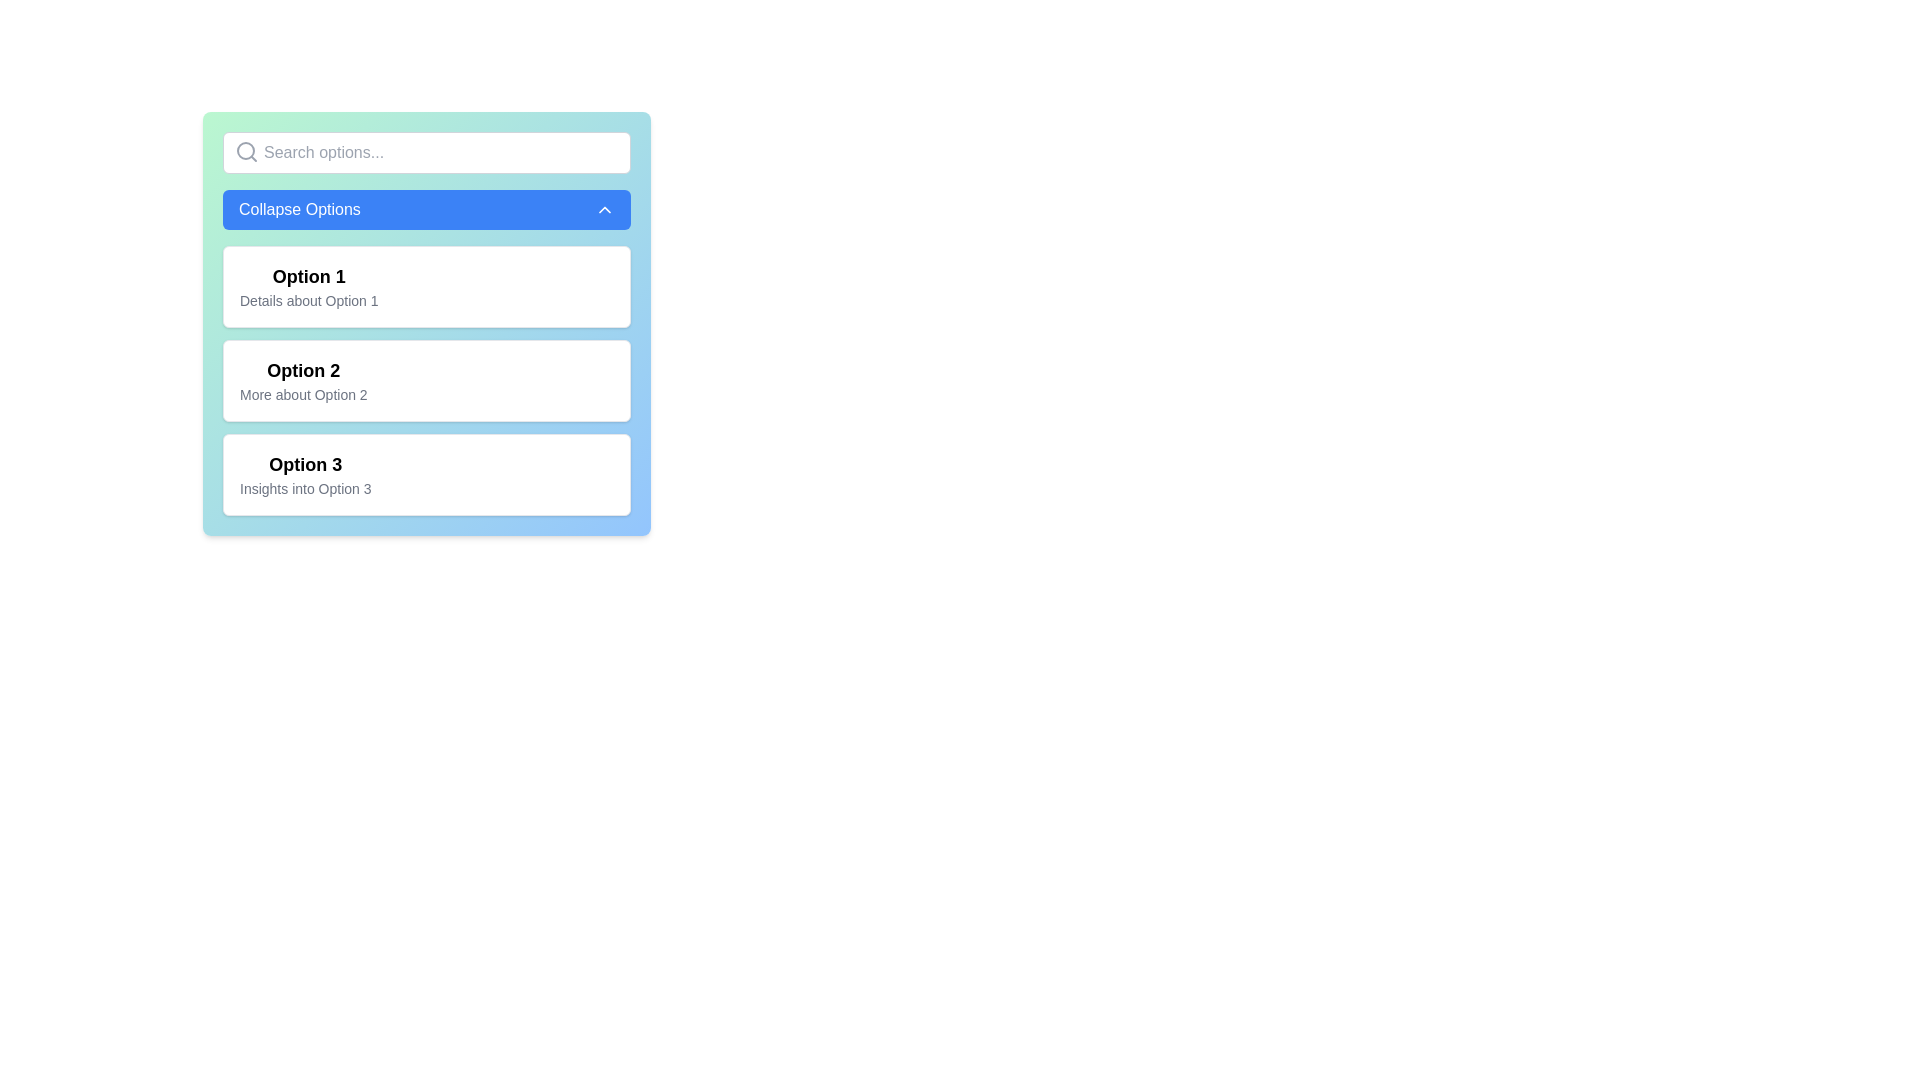 The height and width of the screenshot is (1080, 1920). Describe the element at coordinates (245, 150) in the screenshot. I see `the search icon styled as a magnifying glass, located within the input field on the left side, before the text placeholder` at that location.